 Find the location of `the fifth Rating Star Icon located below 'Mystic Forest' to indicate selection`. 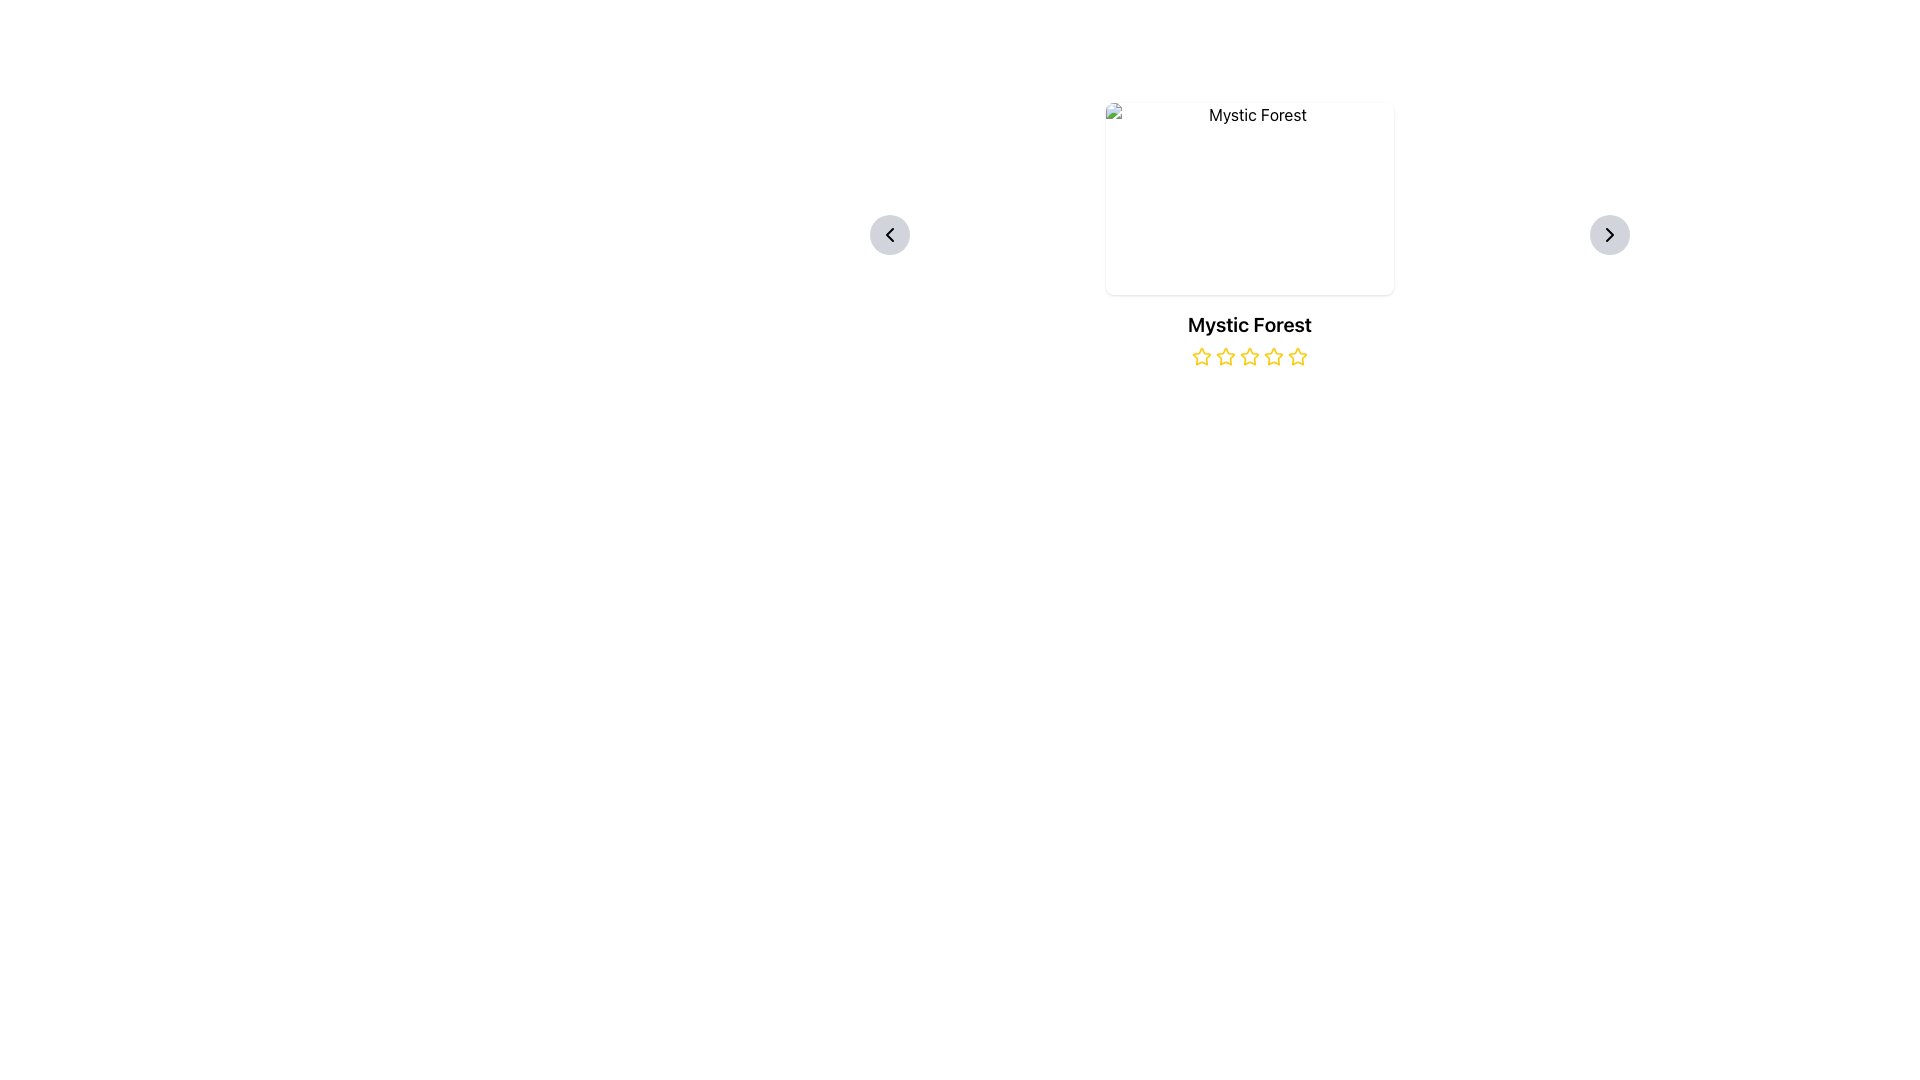

the fifth Rating Star Icon located below 'Mystic Forest' to indicate selection is located at coordinates (1297, 355).